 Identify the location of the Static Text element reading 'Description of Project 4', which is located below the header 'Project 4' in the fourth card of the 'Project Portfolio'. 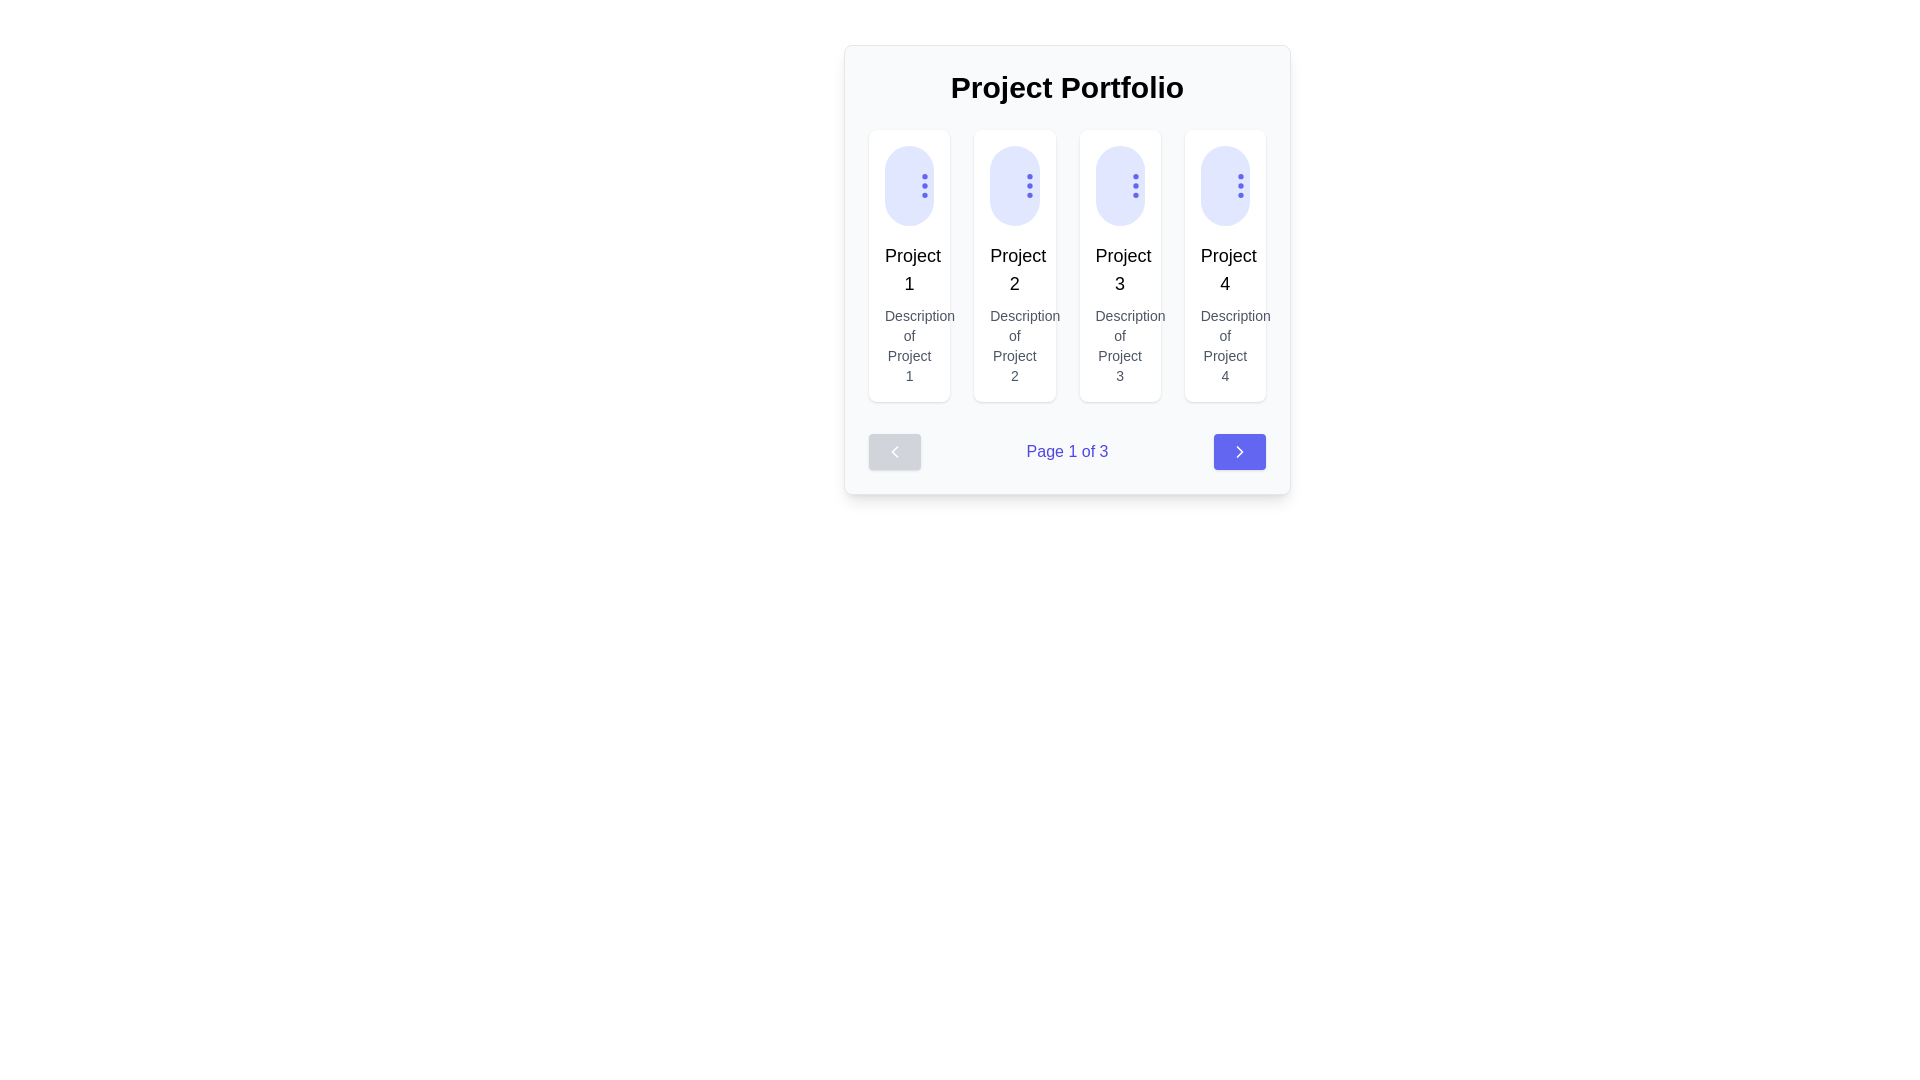
(1224, 345).